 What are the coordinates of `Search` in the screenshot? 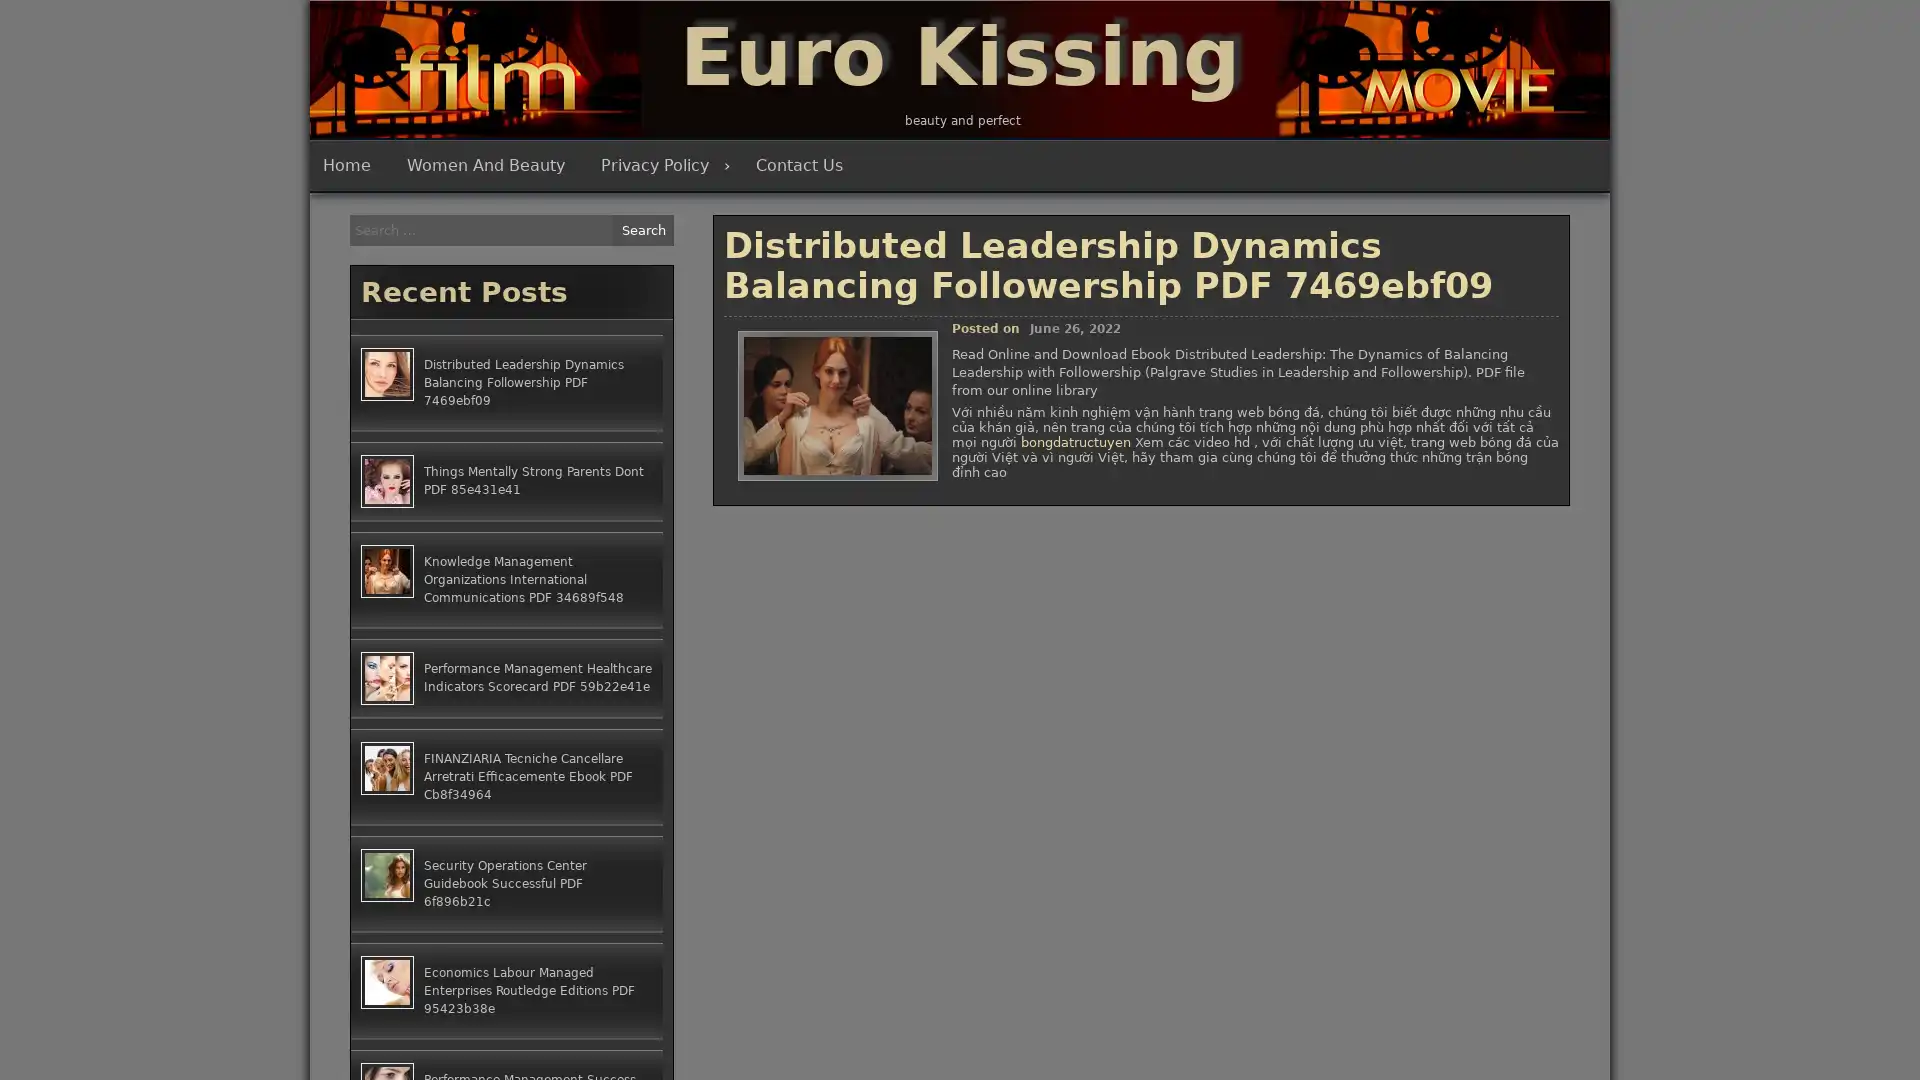 It's located at (643, 229).